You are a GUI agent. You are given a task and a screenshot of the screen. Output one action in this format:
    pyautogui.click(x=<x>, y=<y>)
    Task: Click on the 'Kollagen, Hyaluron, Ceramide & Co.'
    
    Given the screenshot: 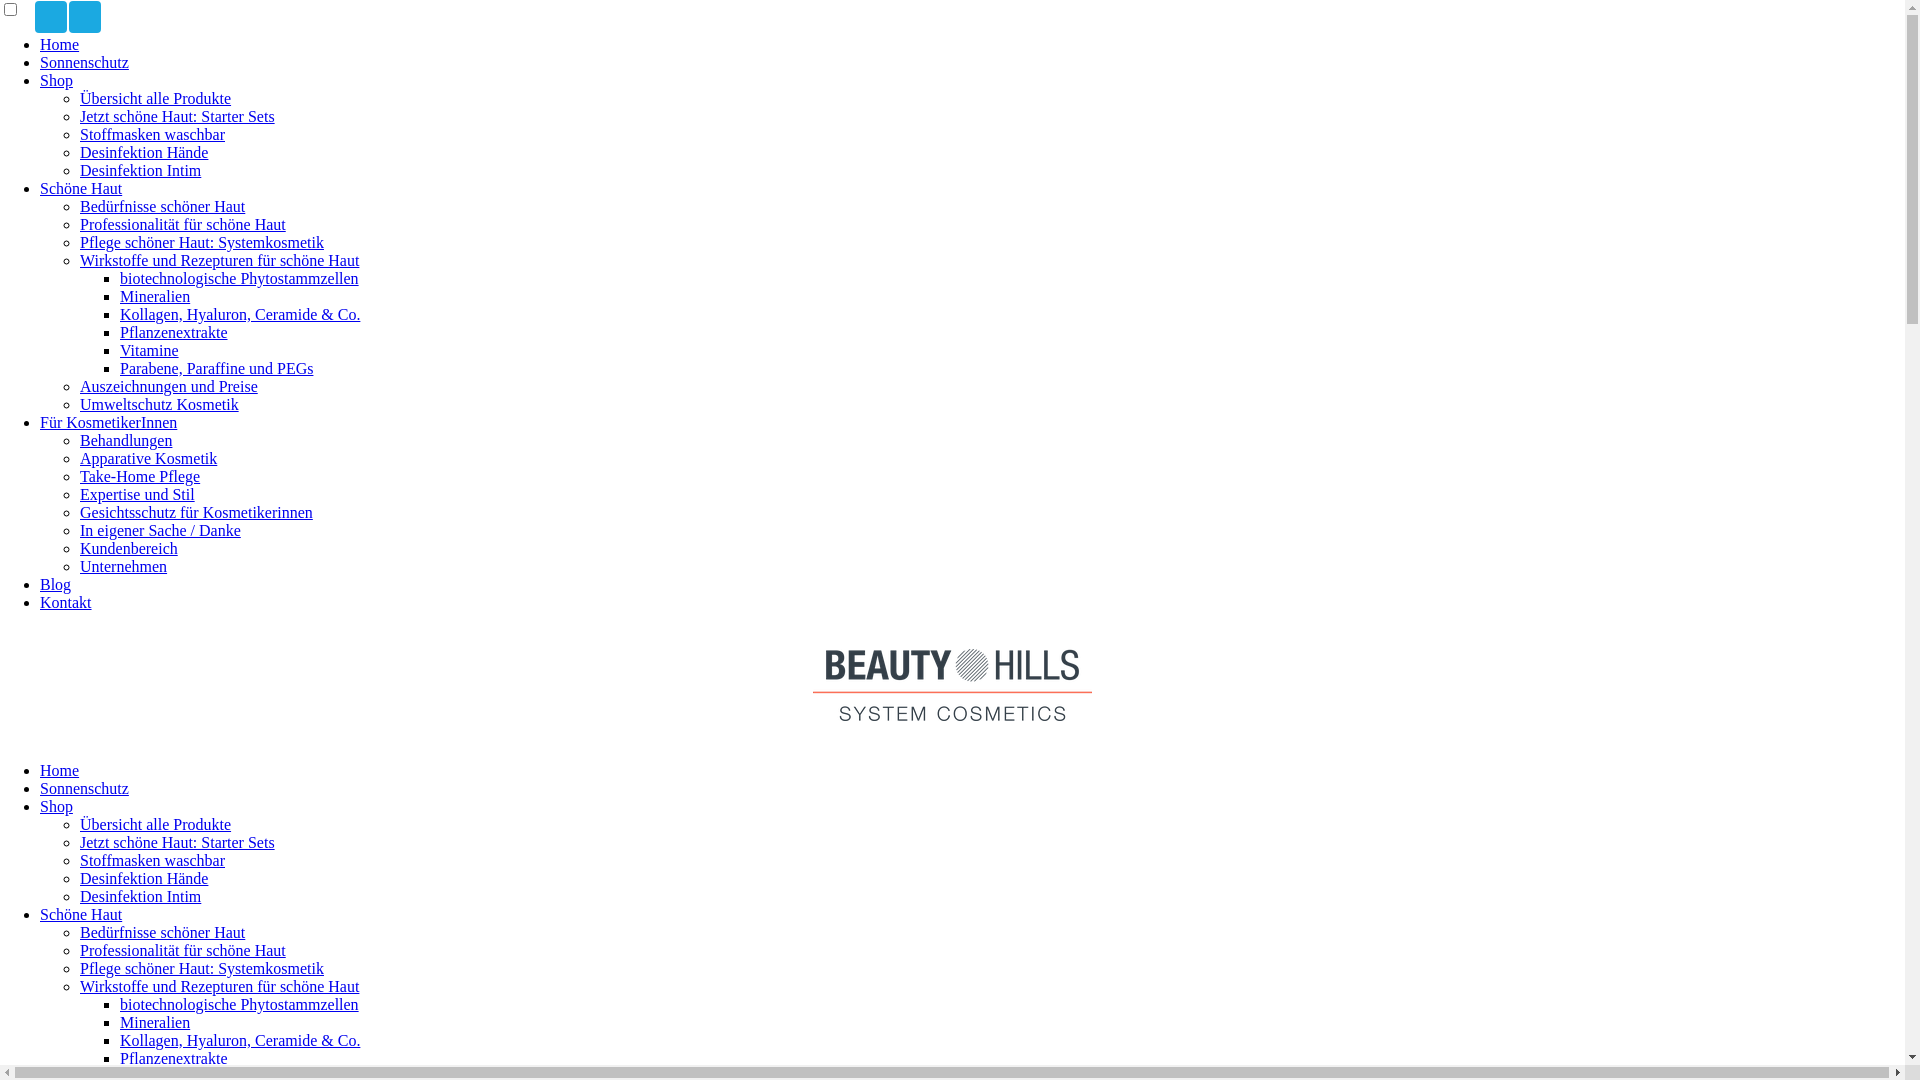 What is the action you would take?
    pyautogui.click(x=240, y=1039)
    